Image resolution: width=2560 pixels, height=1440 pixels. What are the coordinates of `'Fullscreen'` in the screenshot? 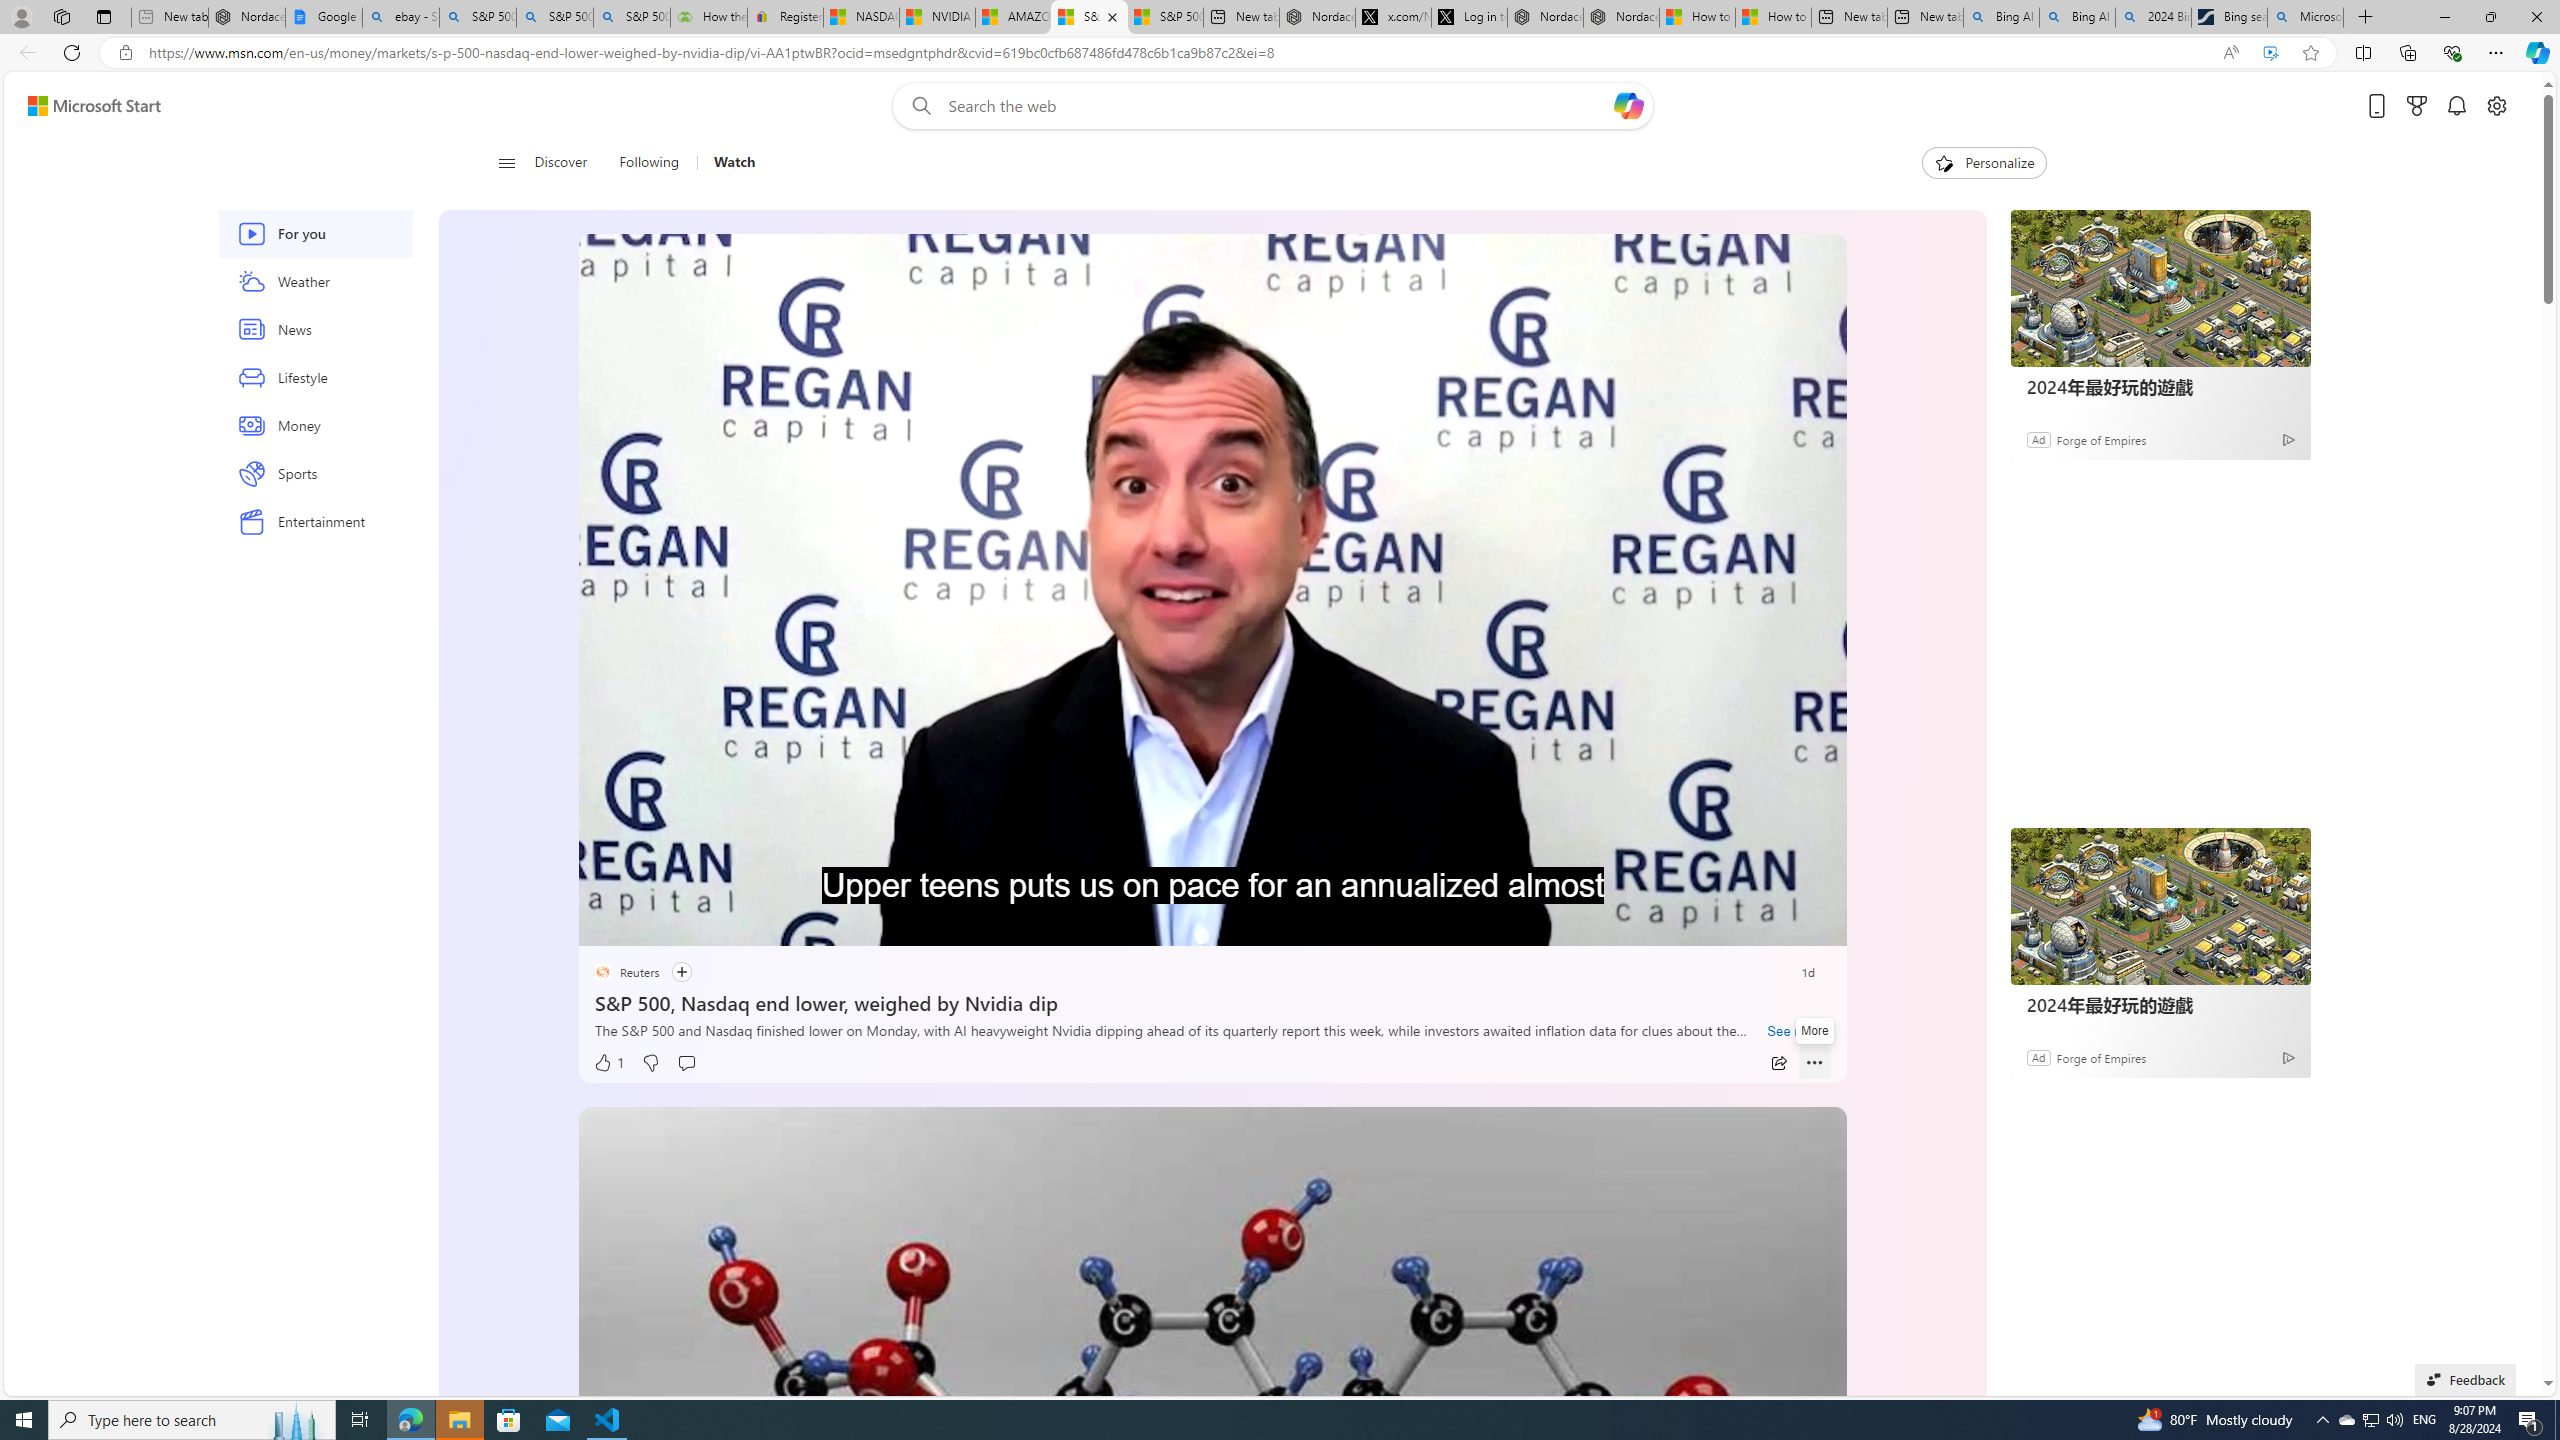 It's located at (1778, 923).